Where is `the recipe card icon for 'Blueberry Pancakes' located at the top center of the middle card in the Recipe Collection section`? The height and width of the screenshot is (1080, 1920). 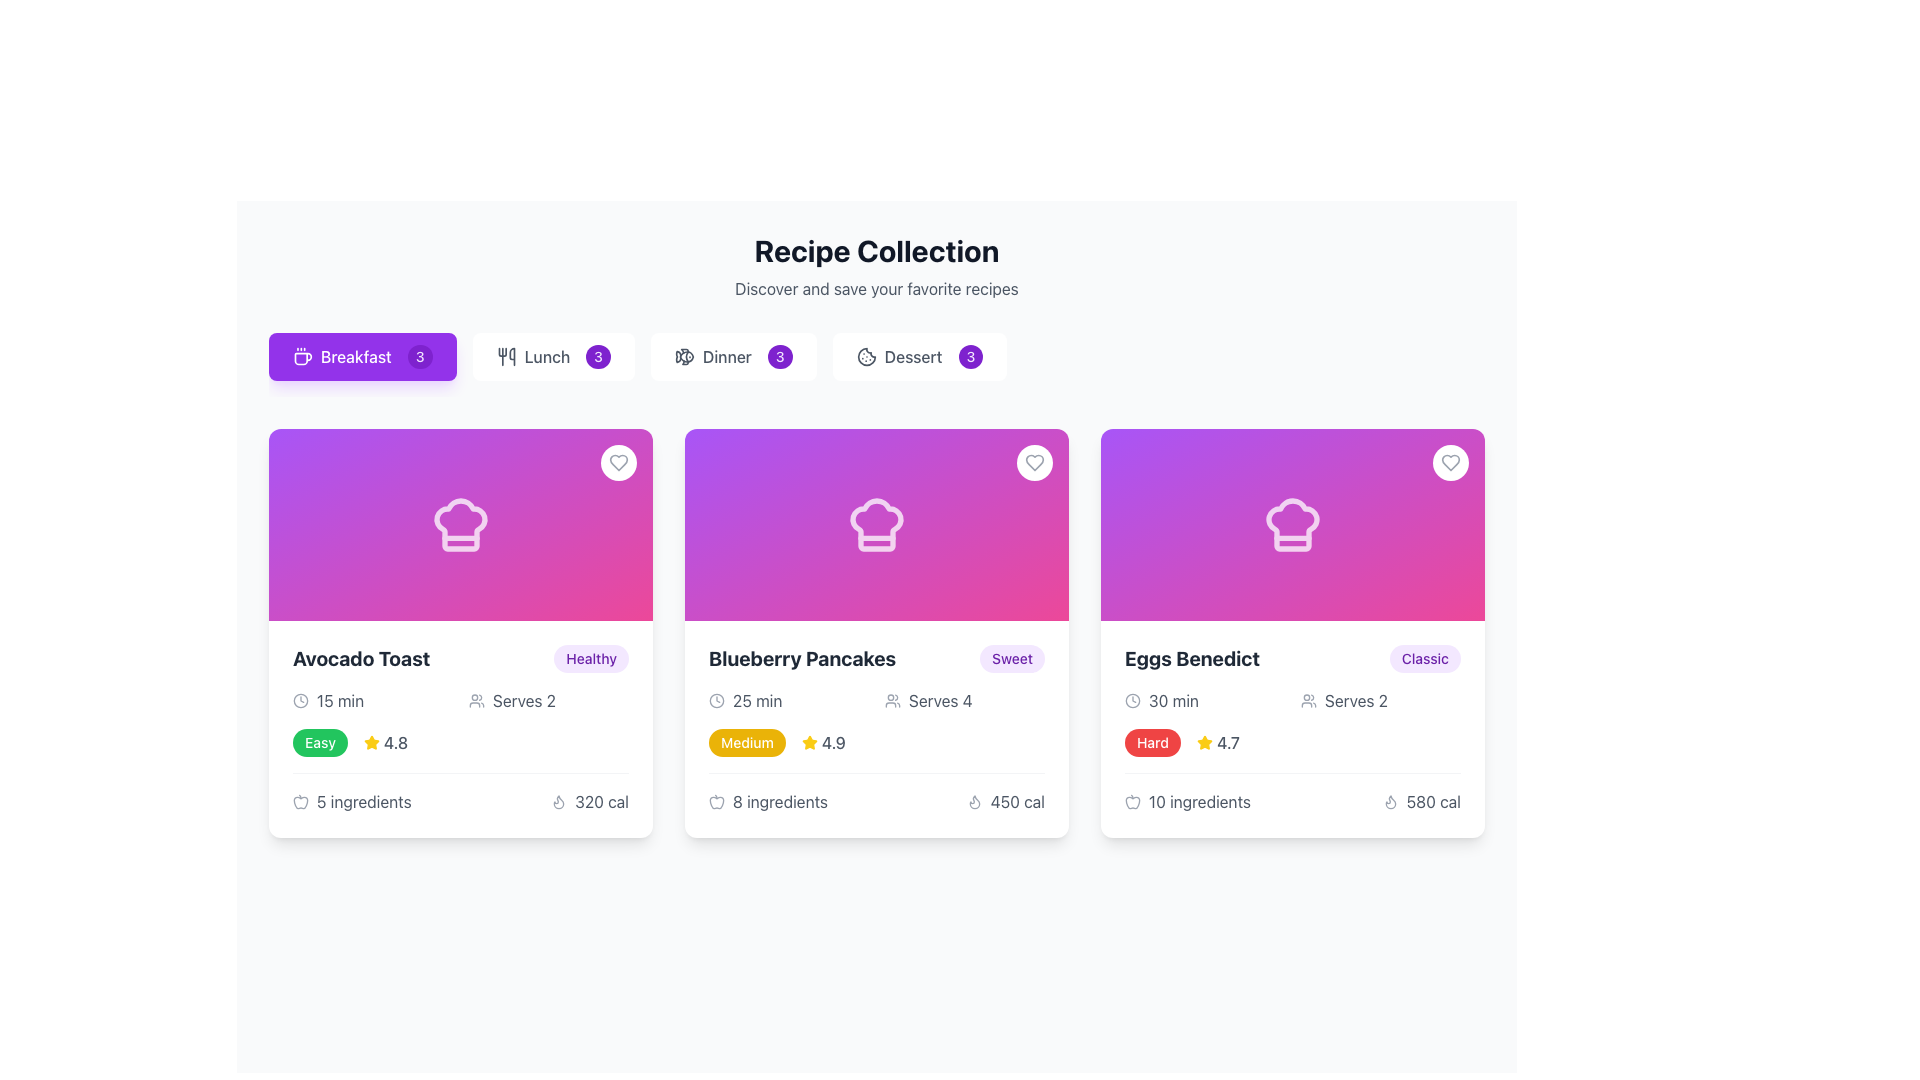
the recipe card icon for 'Blueberry Pancakes' located at the top center of the middle card in the Recipe Collection section is located at coordinates (877, 523).